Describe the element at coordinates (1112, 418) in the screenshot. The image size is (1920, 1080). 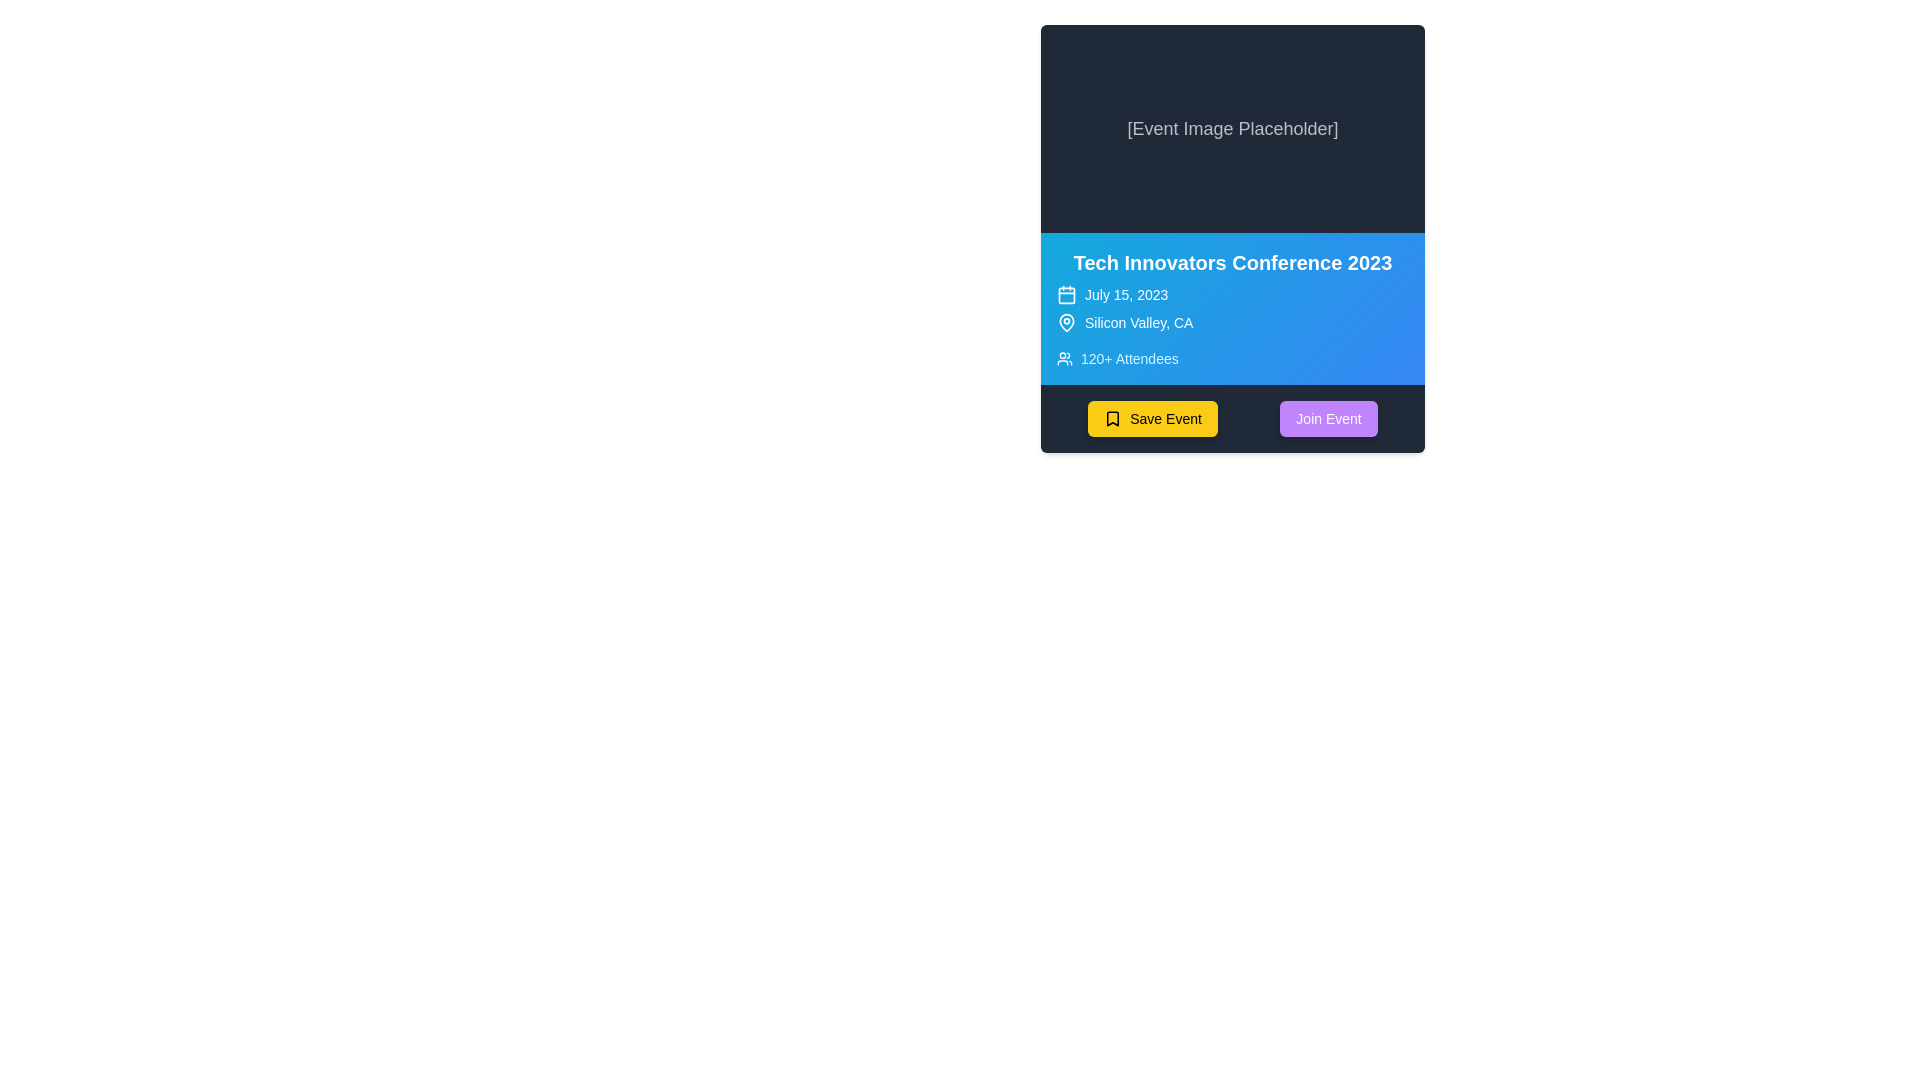
I see `the bookmark icon within the 'Save Event' button to interact with the save functionality` at that location.